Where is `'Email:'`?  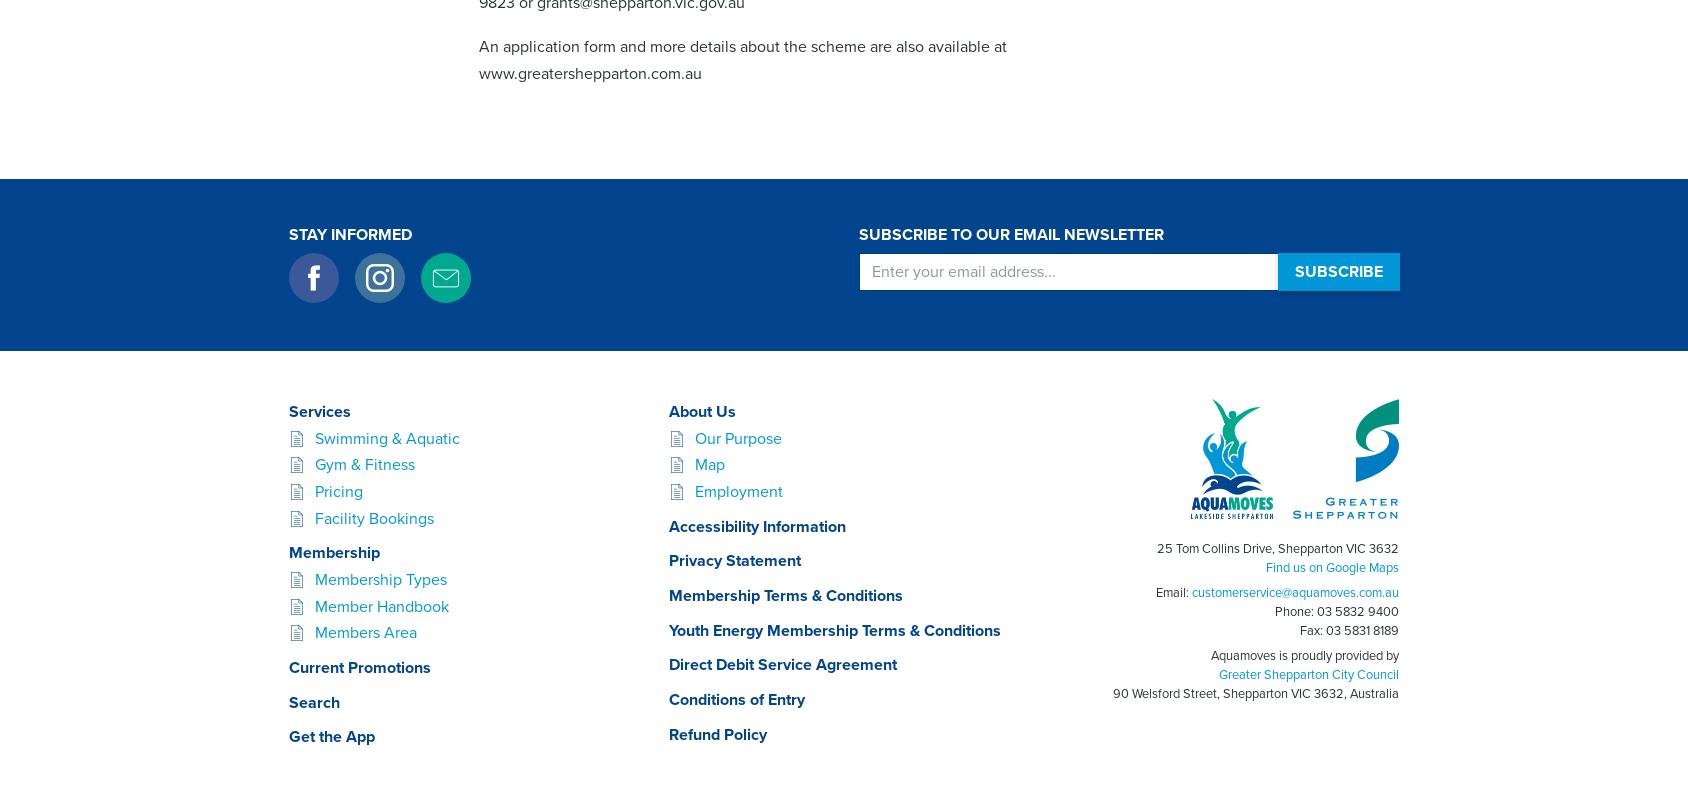
'Email:' is located at coordinates (1172, 591).